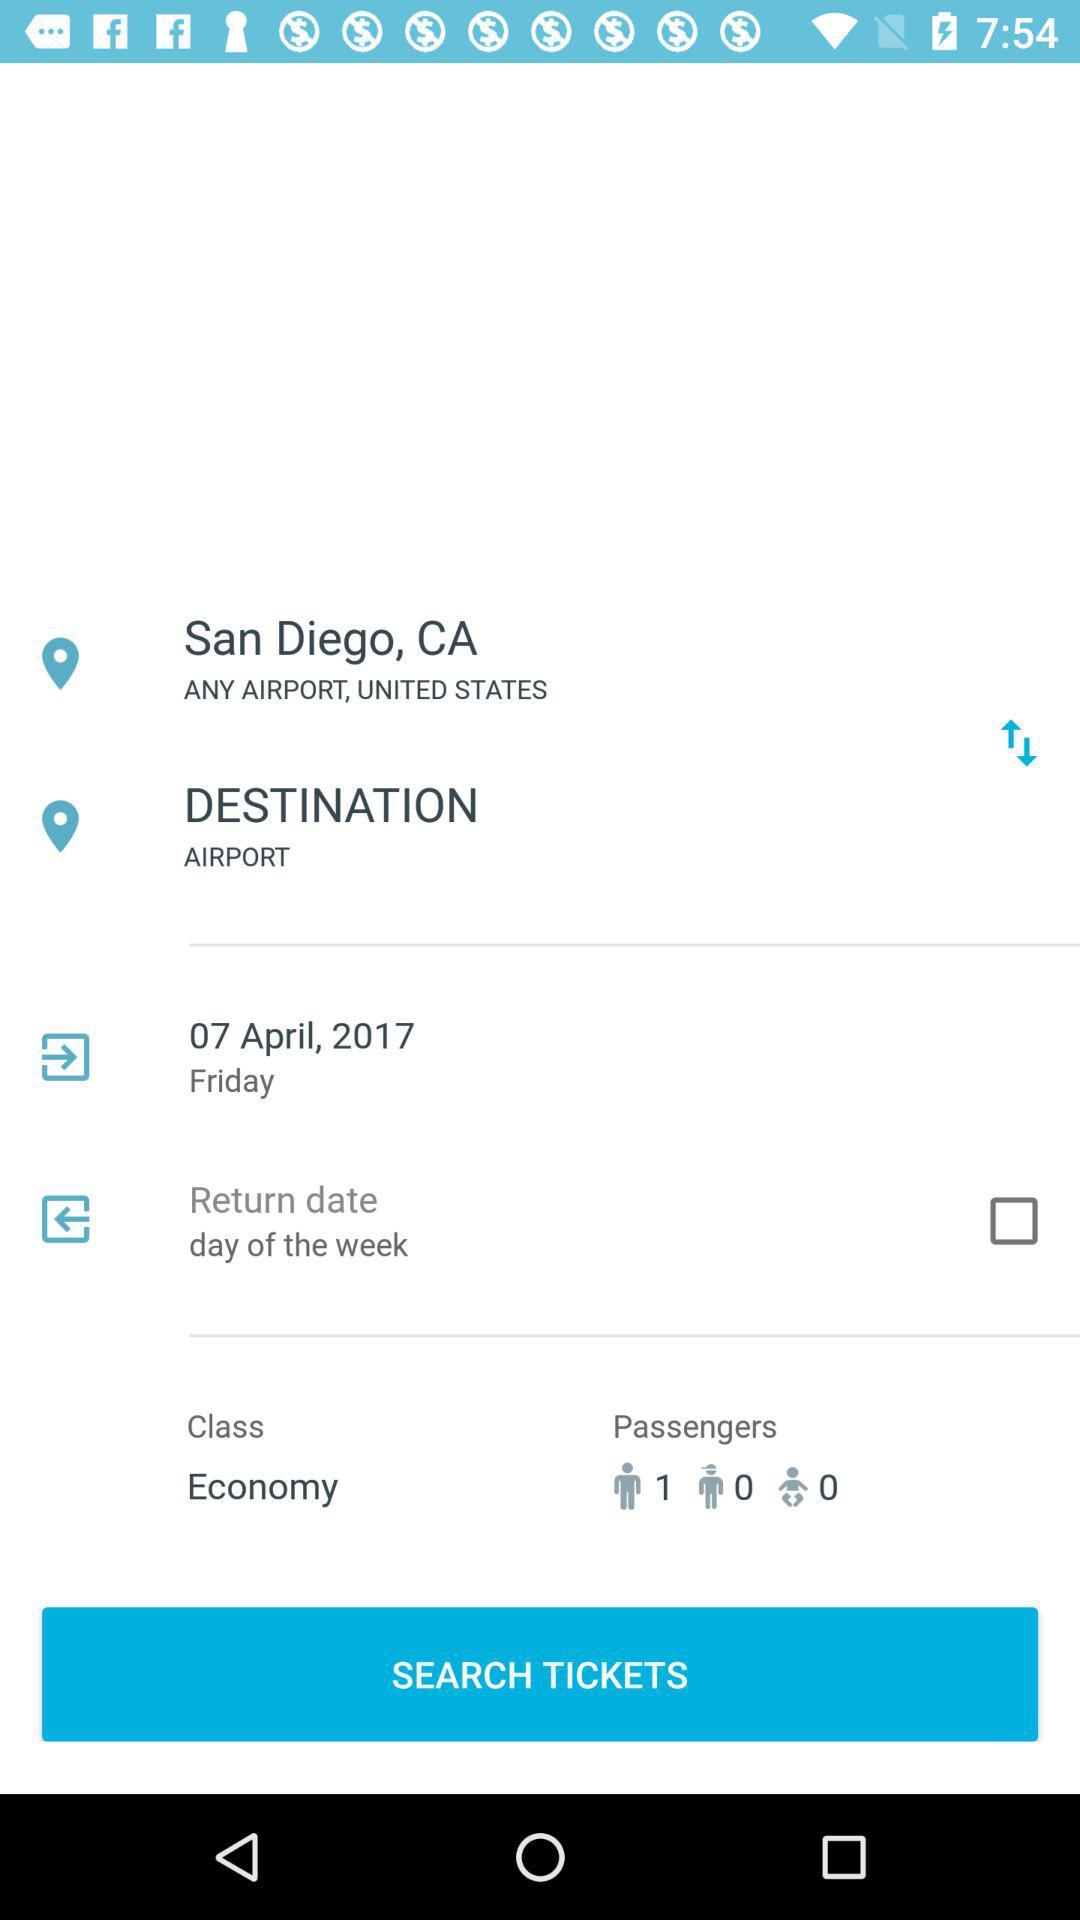  Describe the element at coordinates (540, 1674) in the screenshot. I see `the search tickets item` at that location.